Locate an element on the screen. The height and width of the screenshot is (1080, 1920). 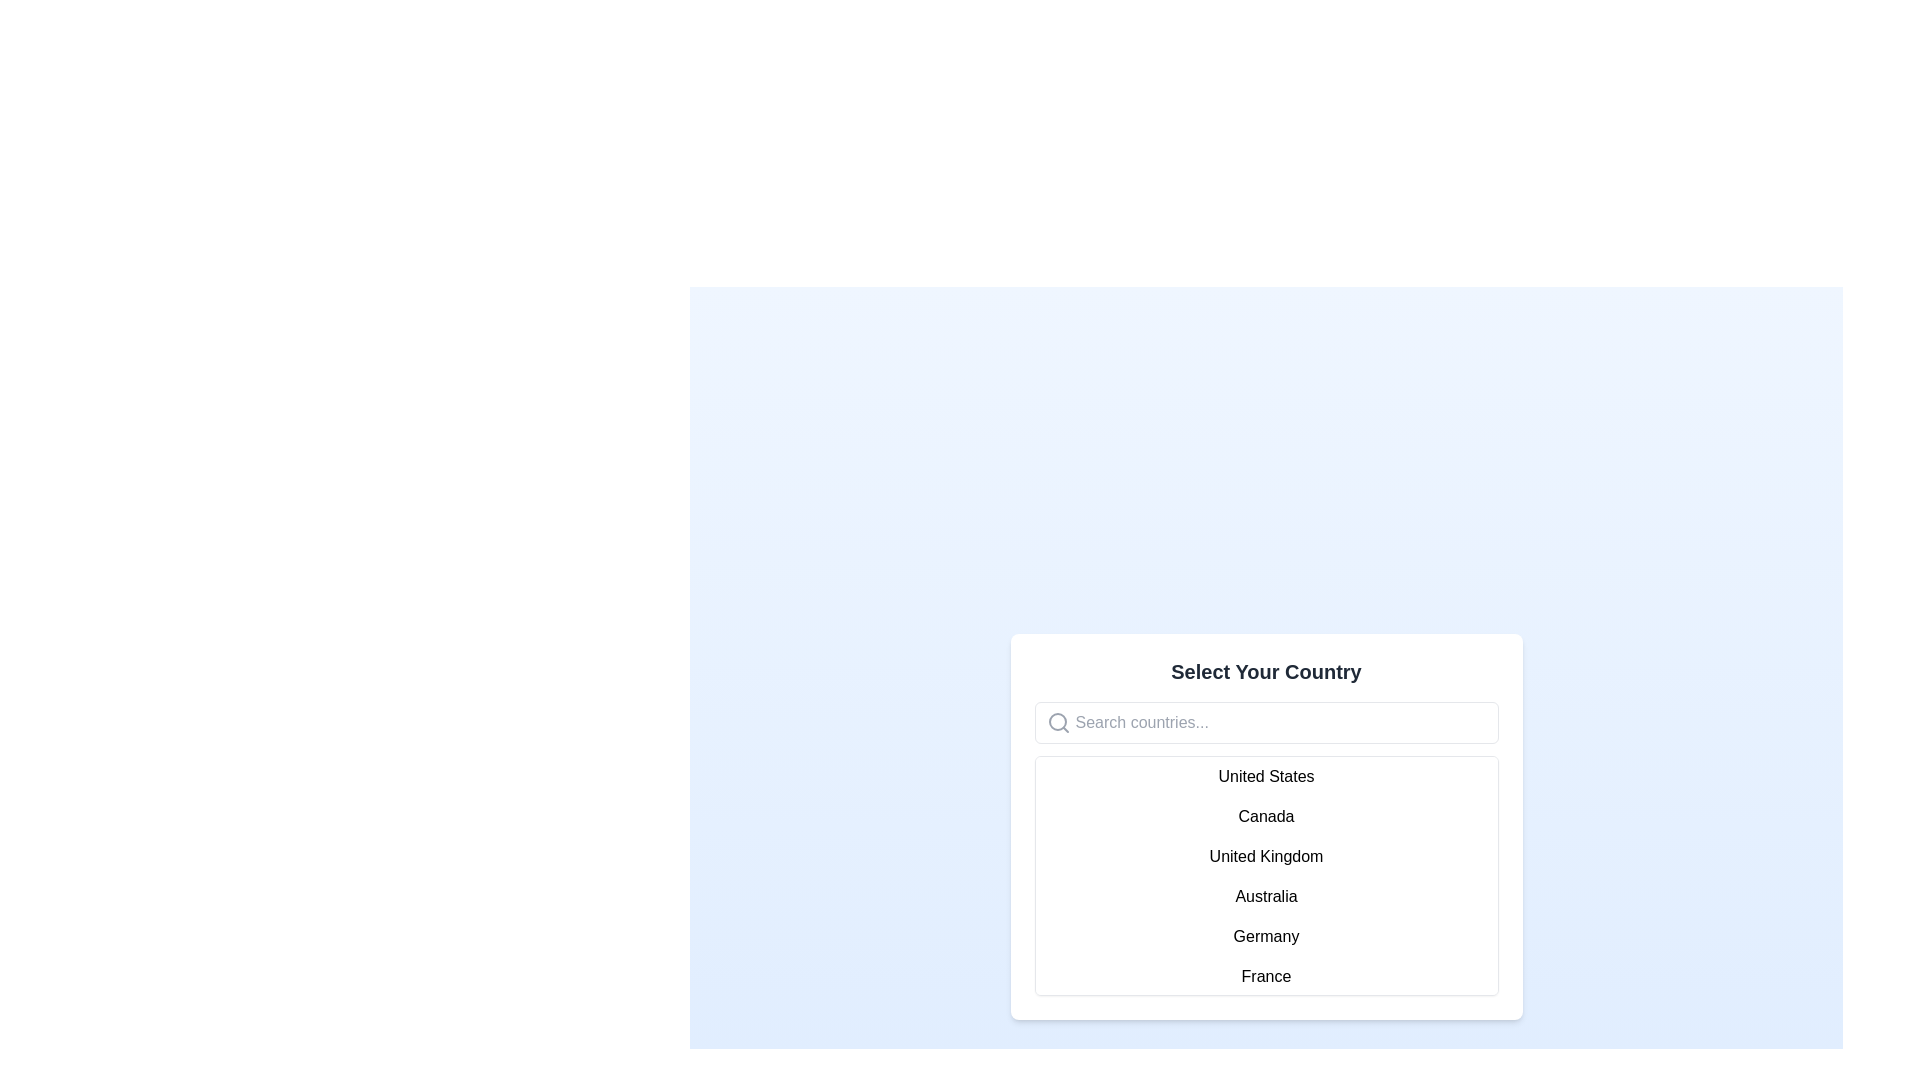
the second entry in the dropdown list is located at coordinates (1265, 817).